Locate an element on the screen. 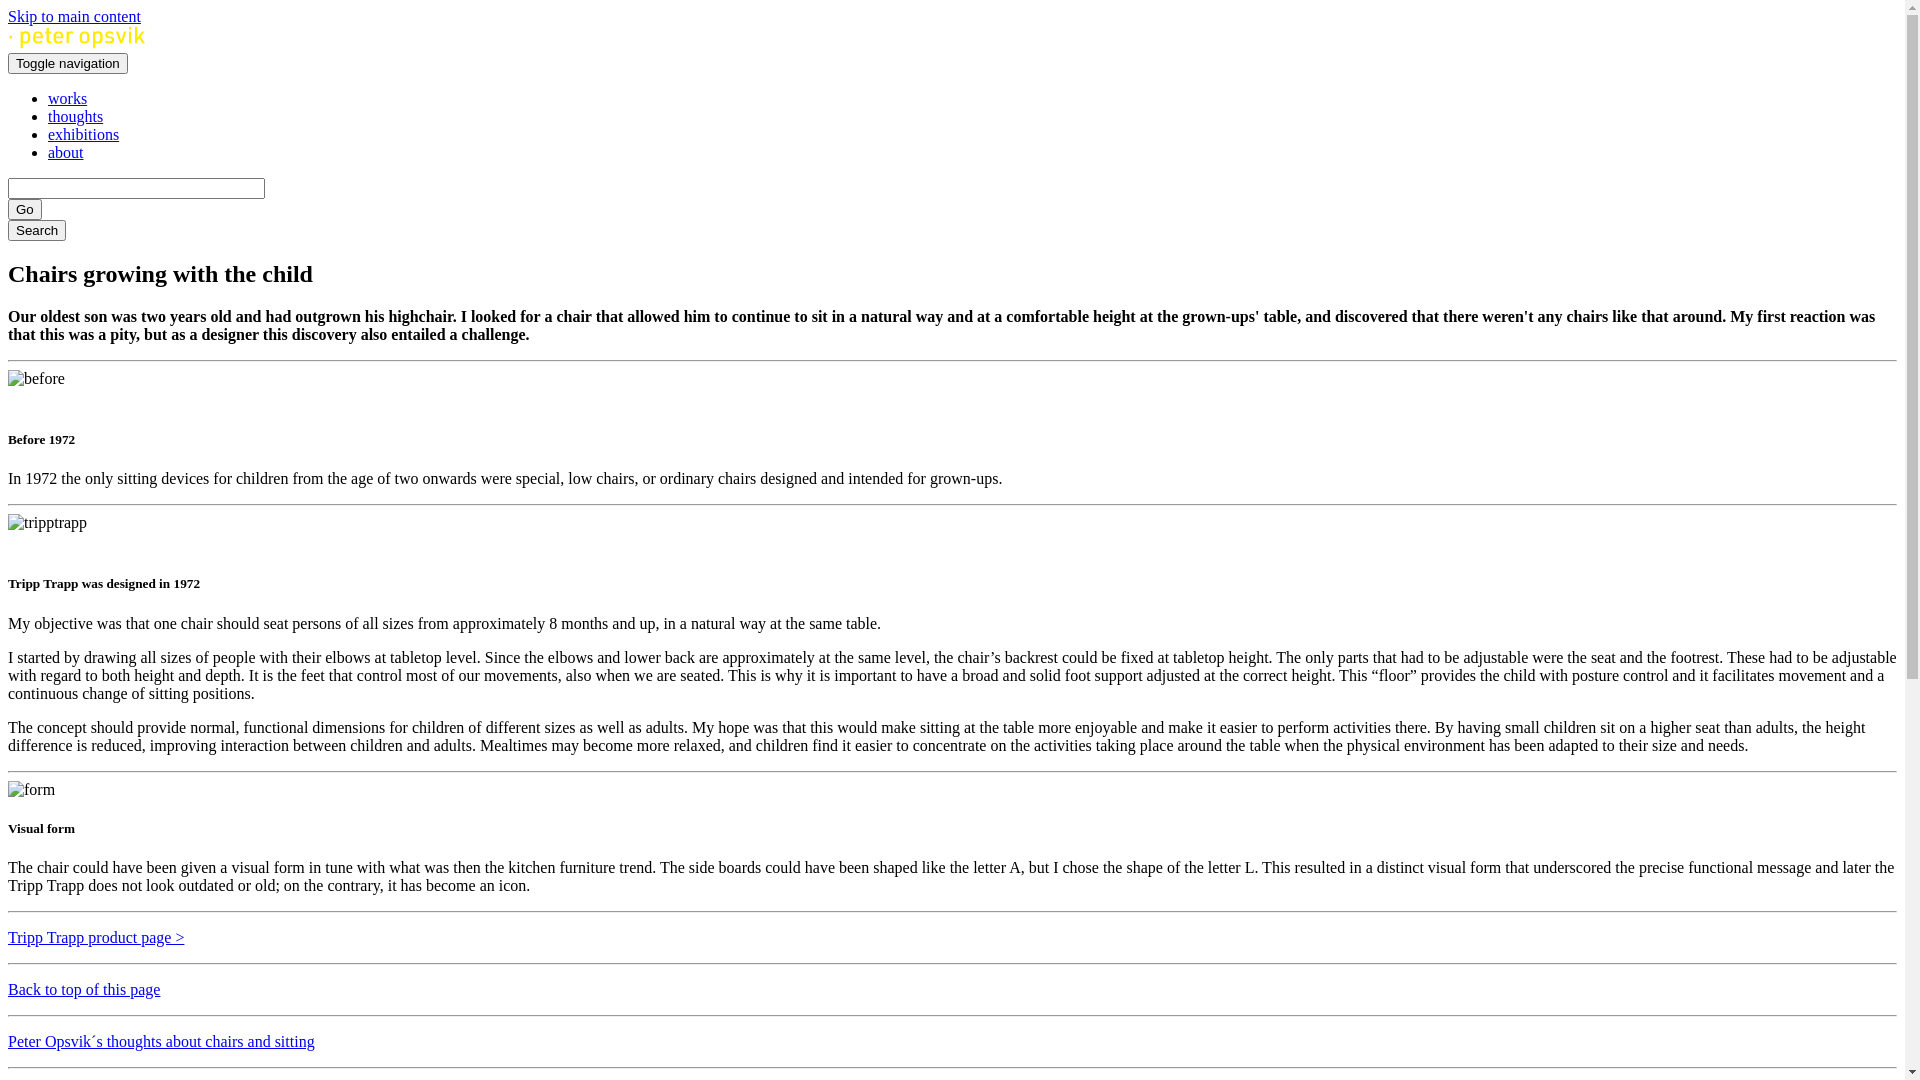  'thoughts' is located at coordinates (75, 116).